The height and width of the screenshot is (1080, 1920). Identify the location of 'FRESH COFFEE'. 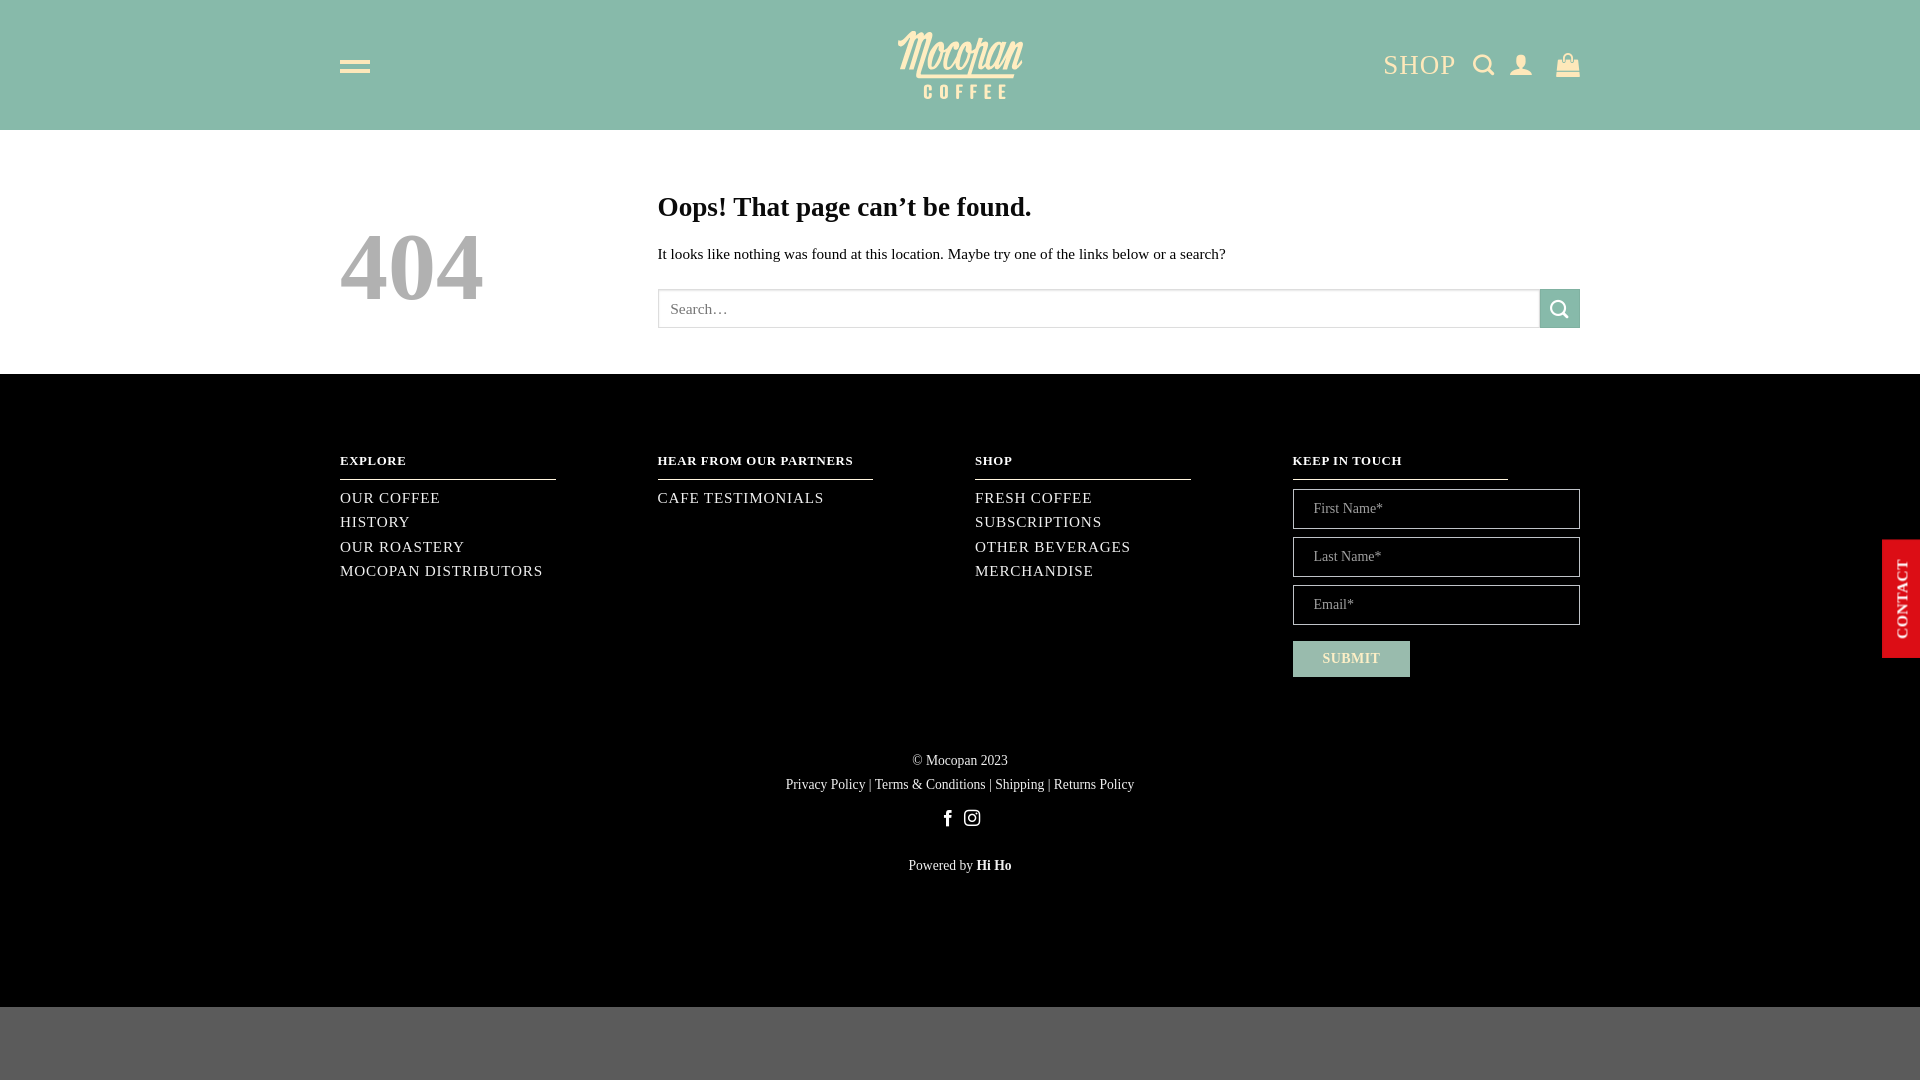
(974, 496).